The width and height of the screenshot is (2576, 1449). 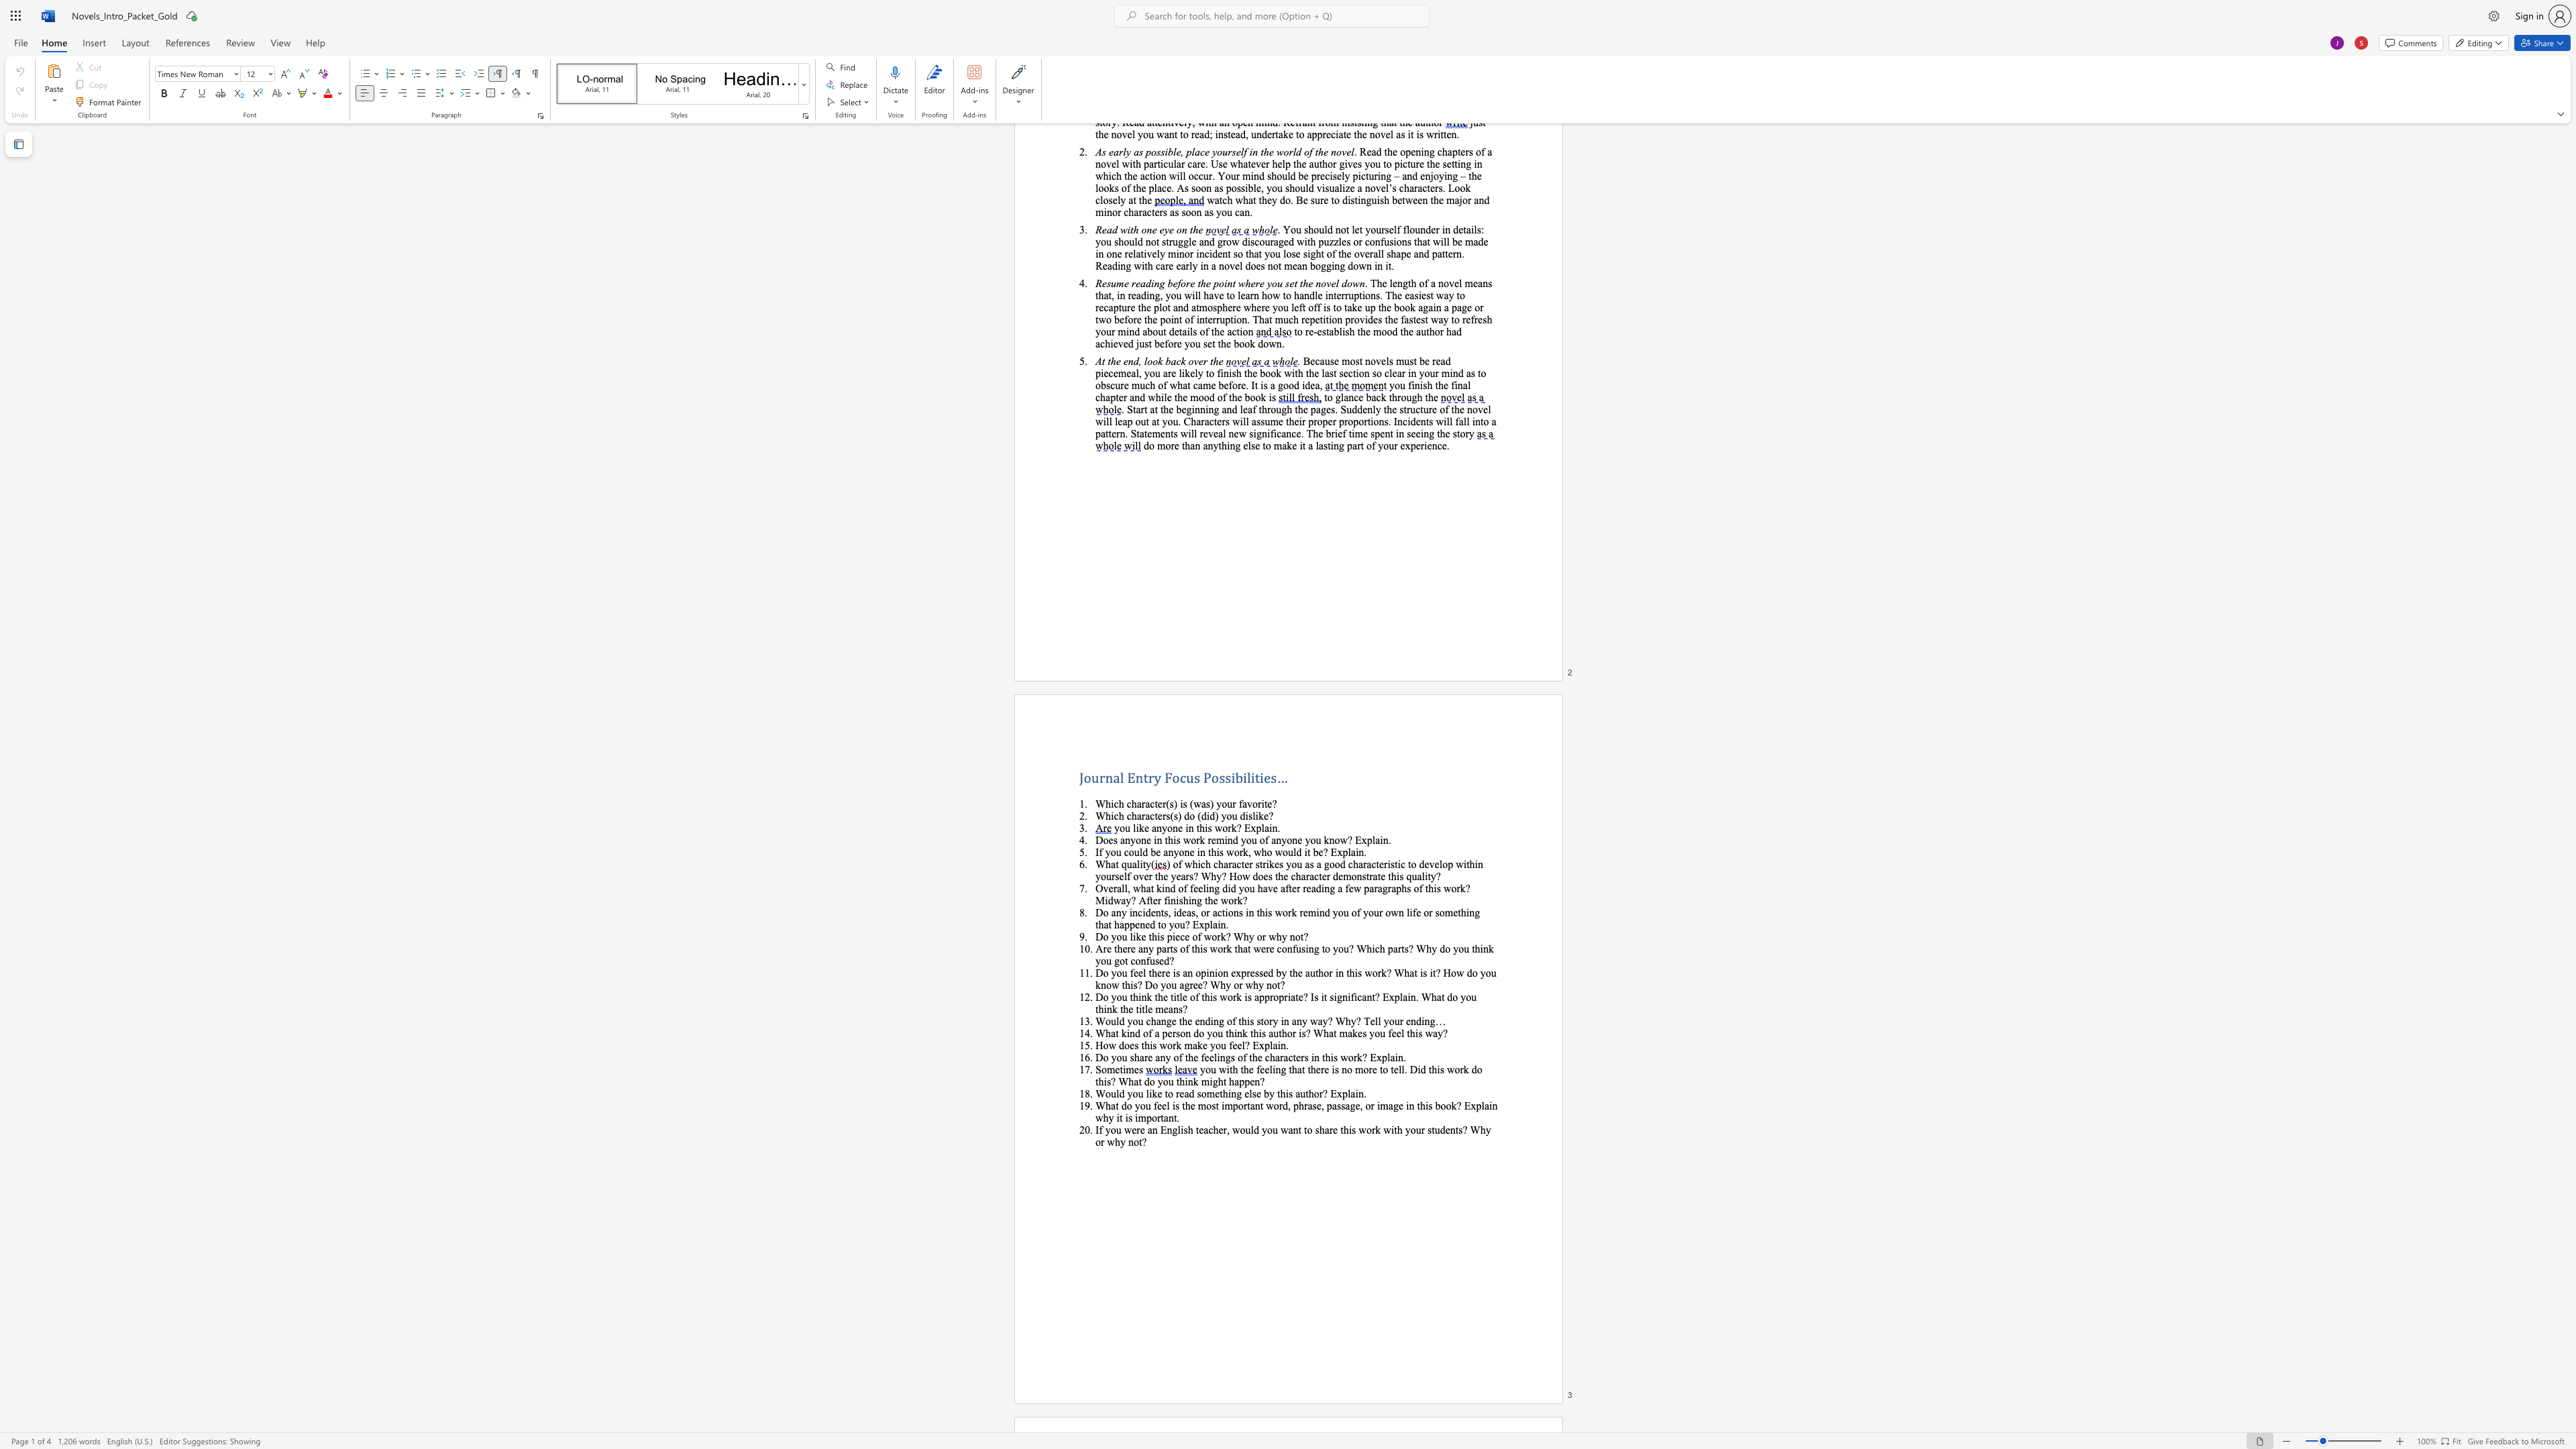 I want to click on the subset text "al Ent" within the text "Journal Entry Focus Possibilities…", so click(x=1112, y=776).